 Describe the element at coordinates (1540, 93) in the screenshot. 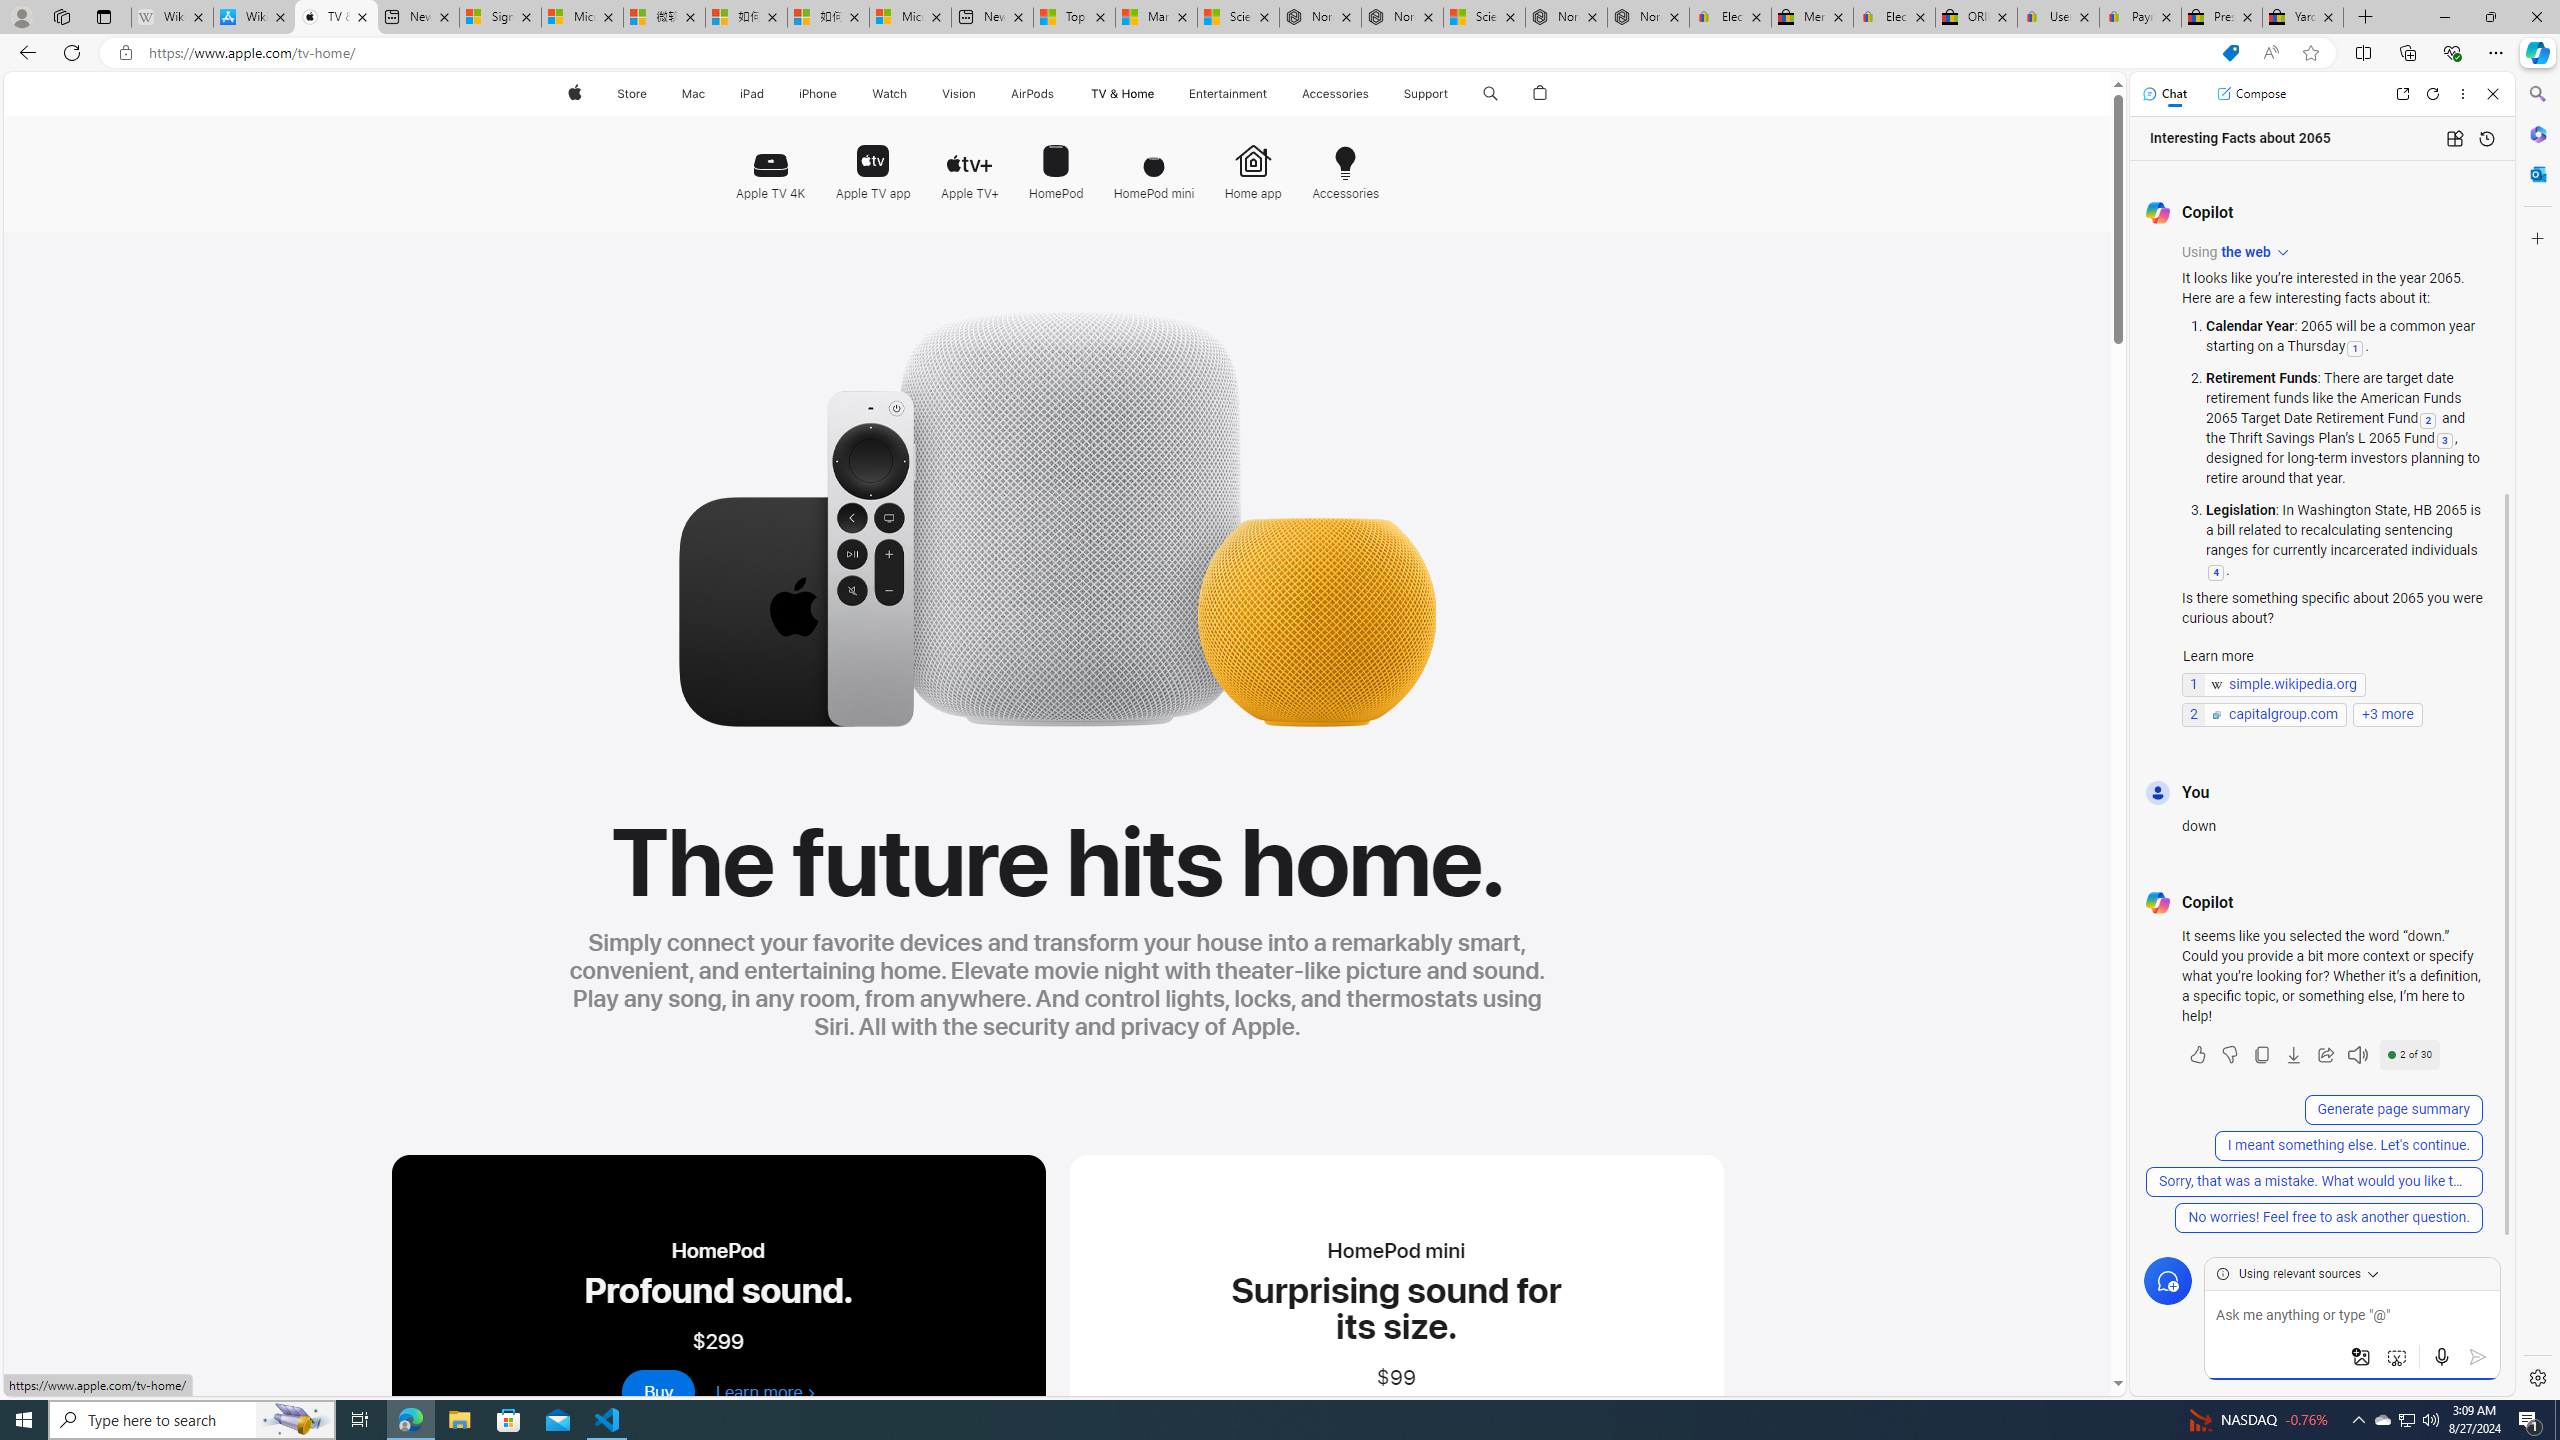

I see `'AutomationID: globalnav-bag'` at that location.